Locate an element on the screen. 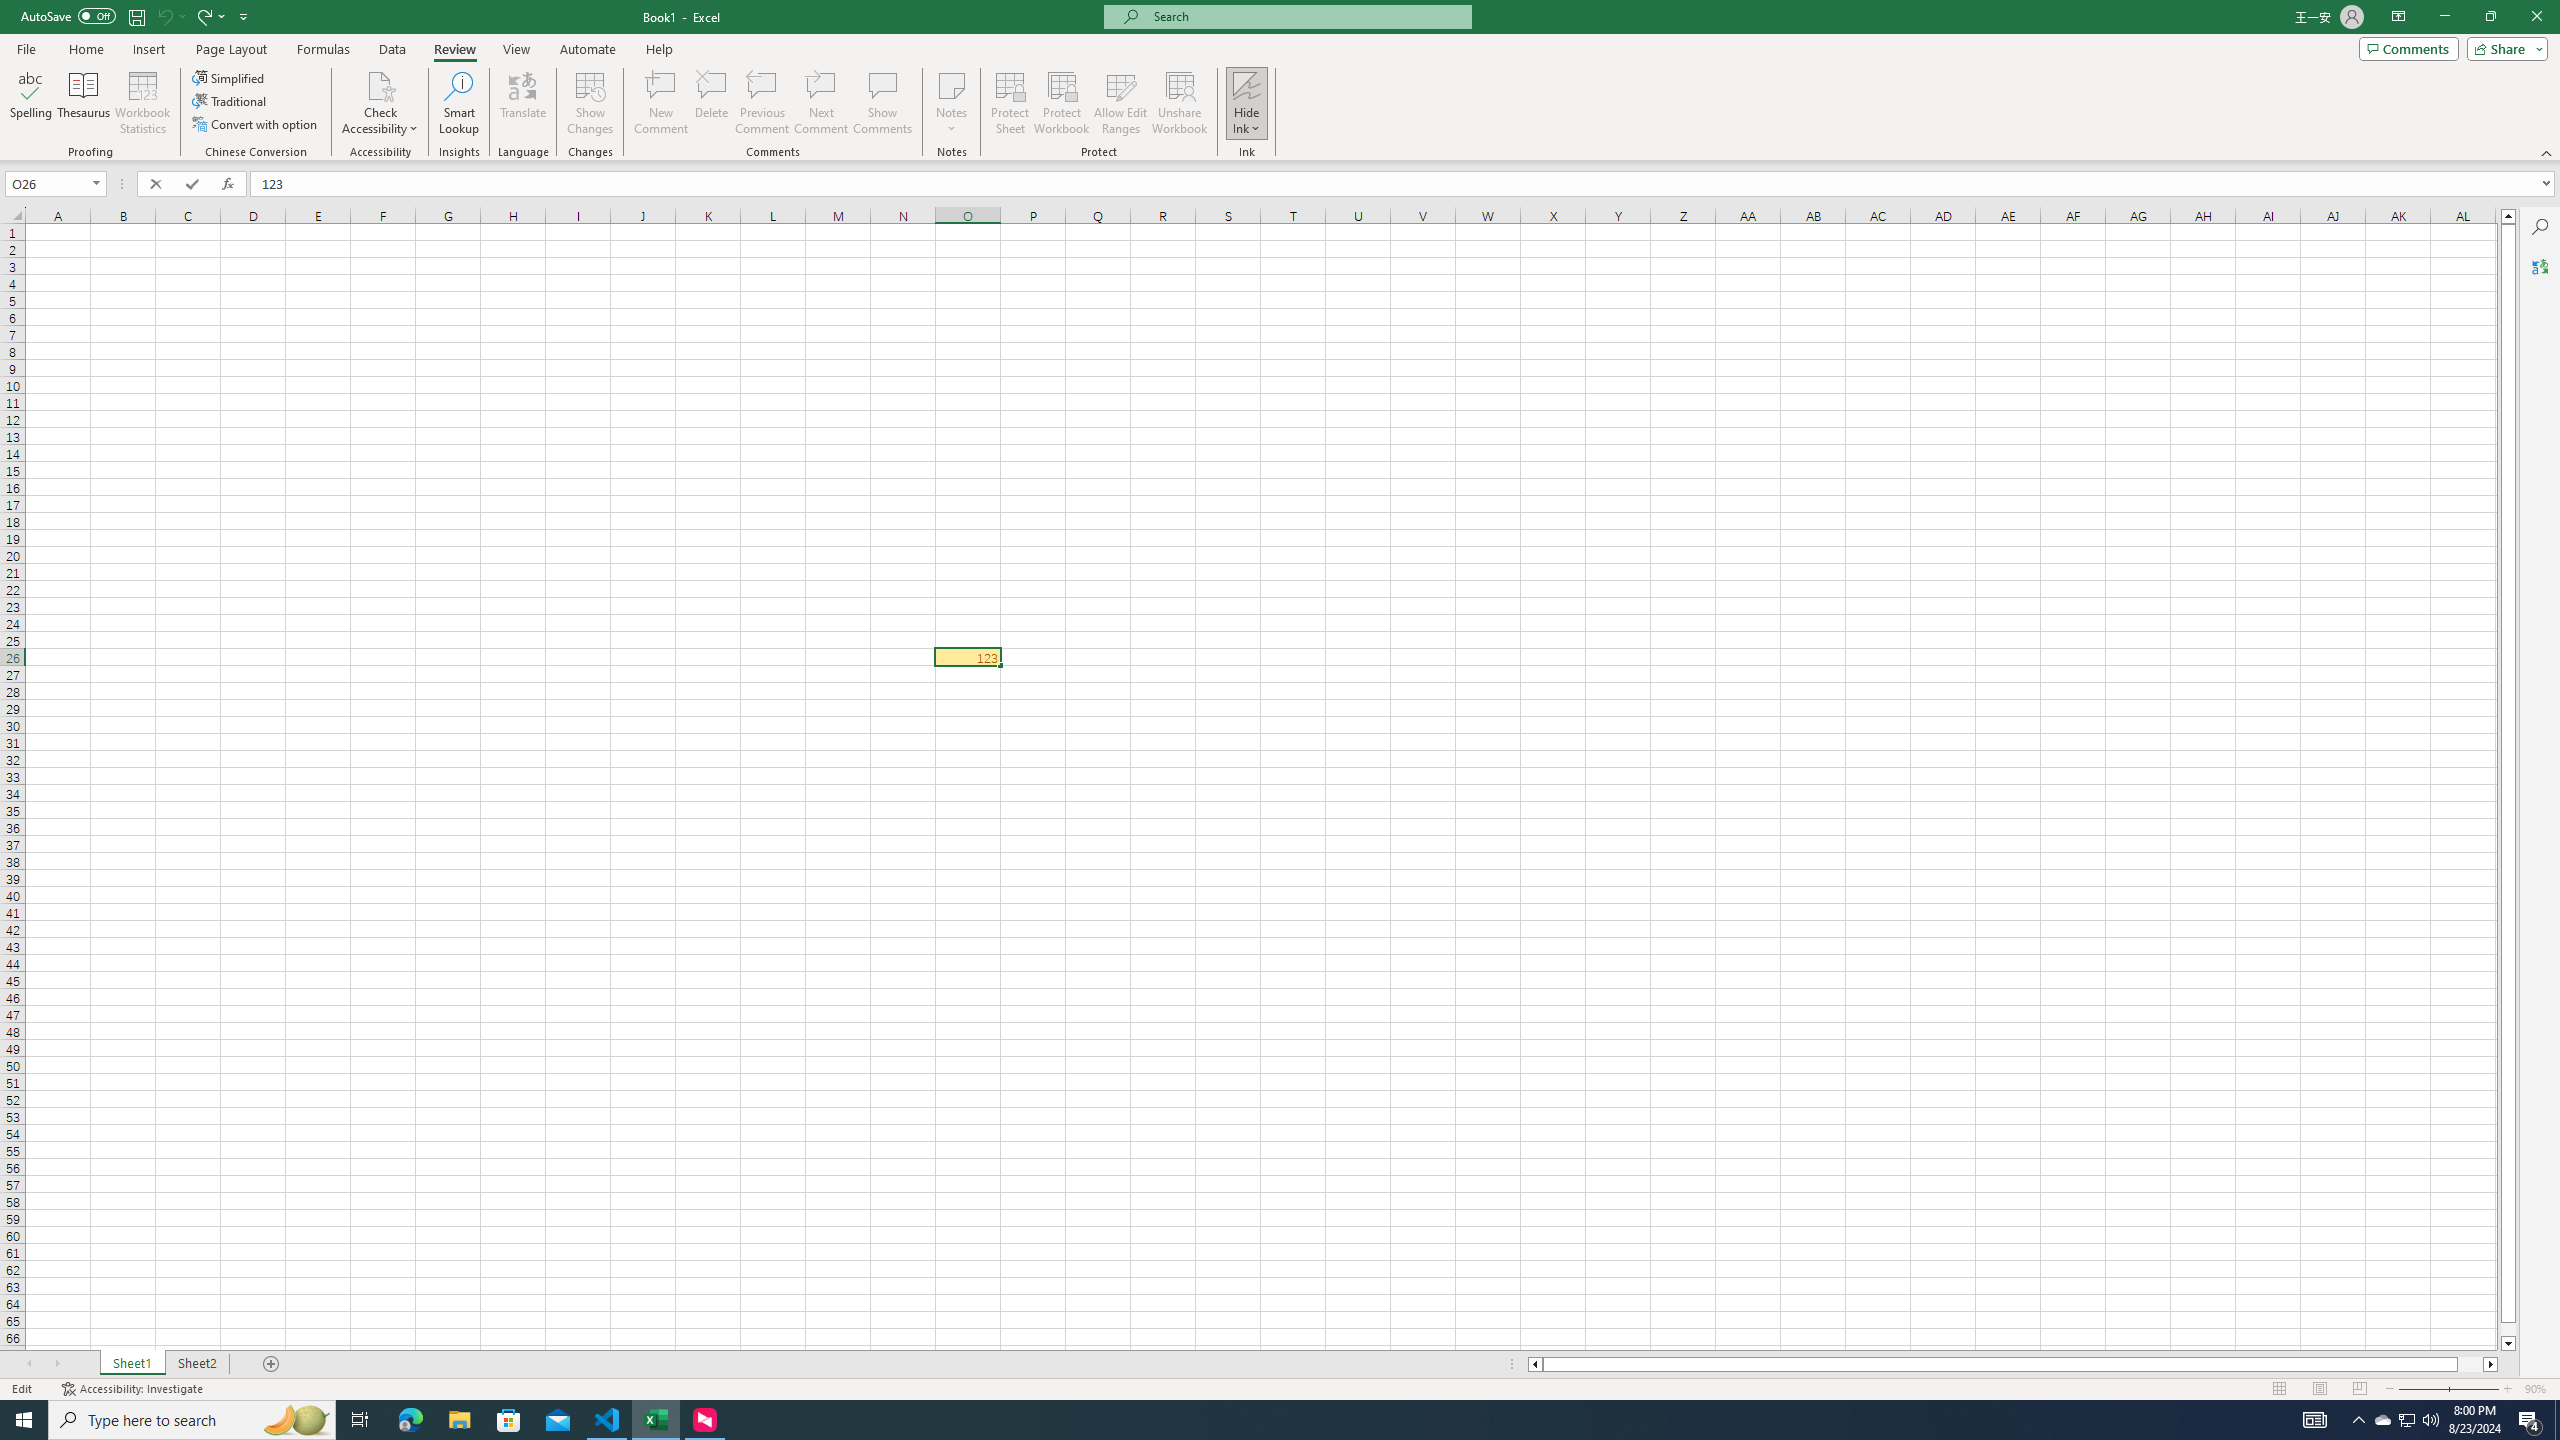 This screenshot has width=2560, height=1440. 'Review' is located at coordinates (453, 49).